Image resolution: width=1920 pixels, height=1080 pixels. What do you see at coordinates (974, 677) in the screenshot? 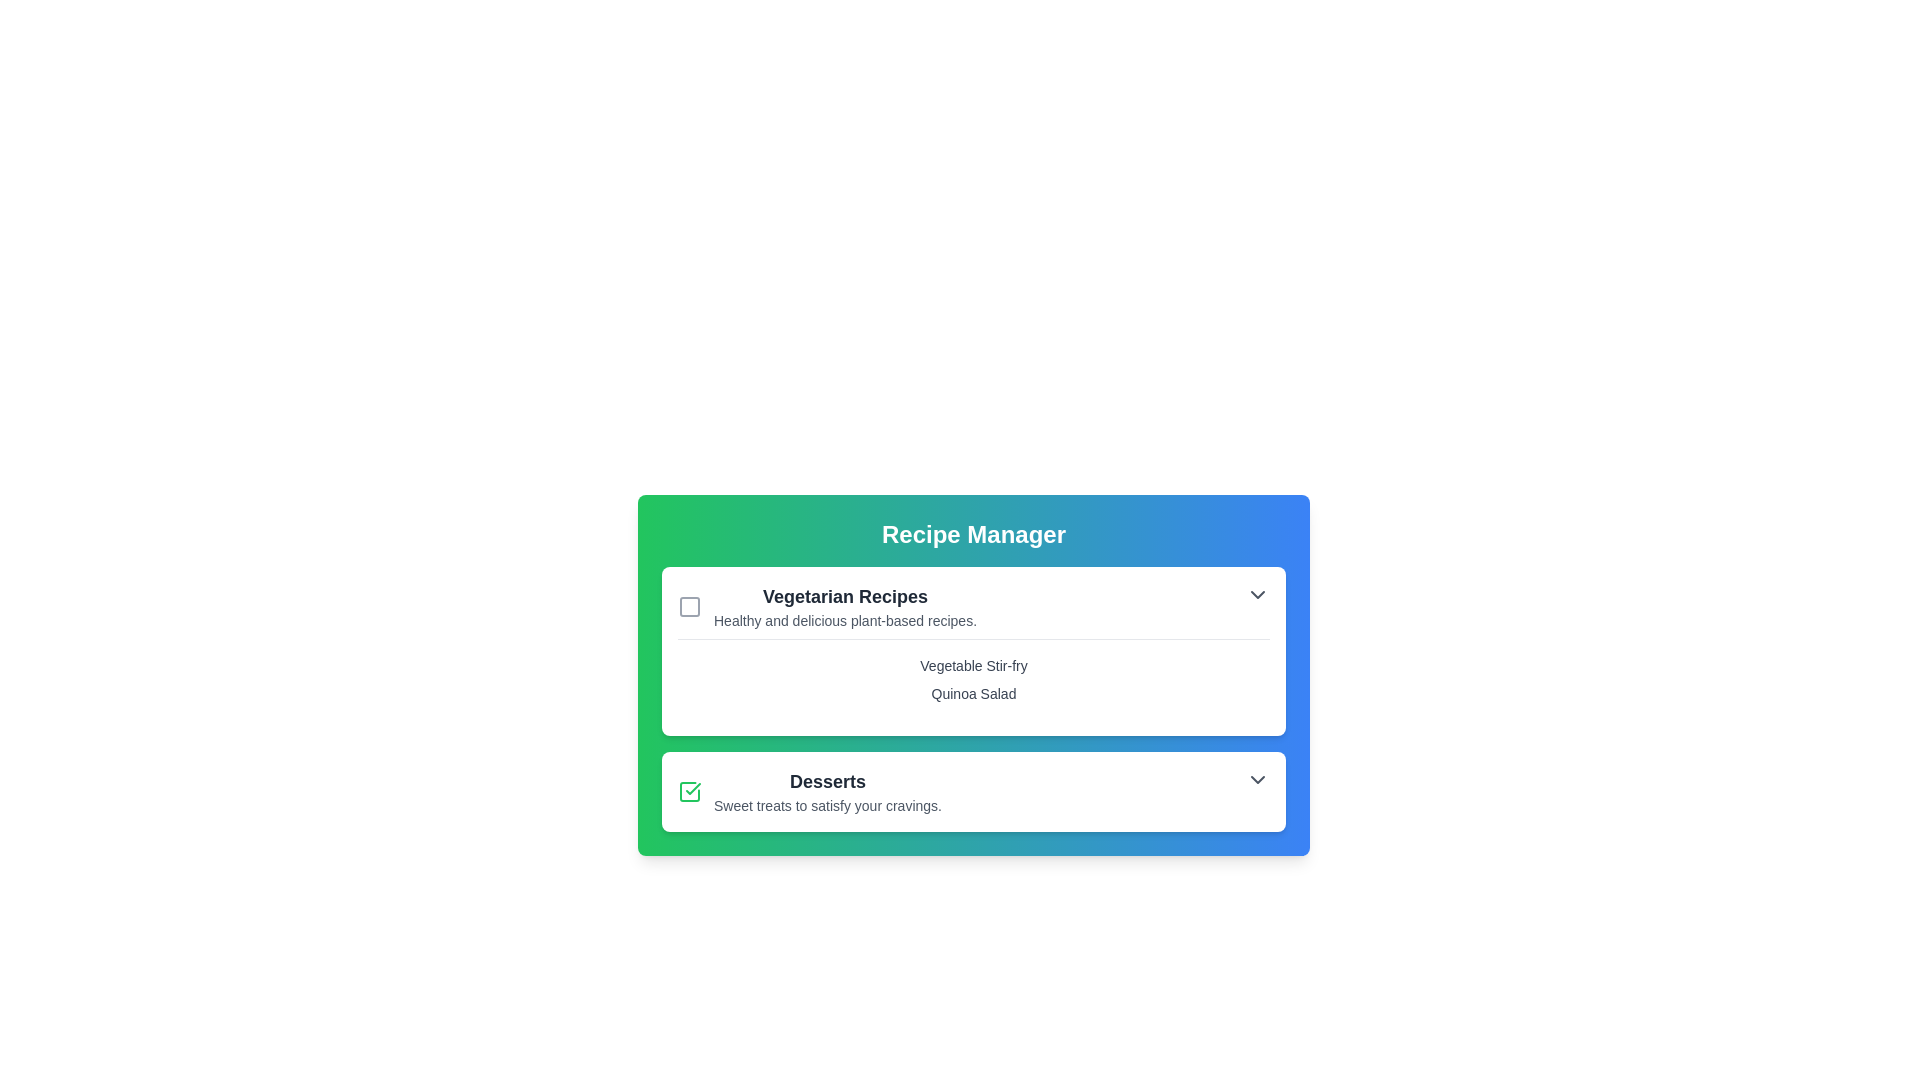
I see `the Text Display Area that lists the names of specific recipes under the 'Vegetarian Recipes' category in the Recipe Manager interface` at bounding box center [974, 677].